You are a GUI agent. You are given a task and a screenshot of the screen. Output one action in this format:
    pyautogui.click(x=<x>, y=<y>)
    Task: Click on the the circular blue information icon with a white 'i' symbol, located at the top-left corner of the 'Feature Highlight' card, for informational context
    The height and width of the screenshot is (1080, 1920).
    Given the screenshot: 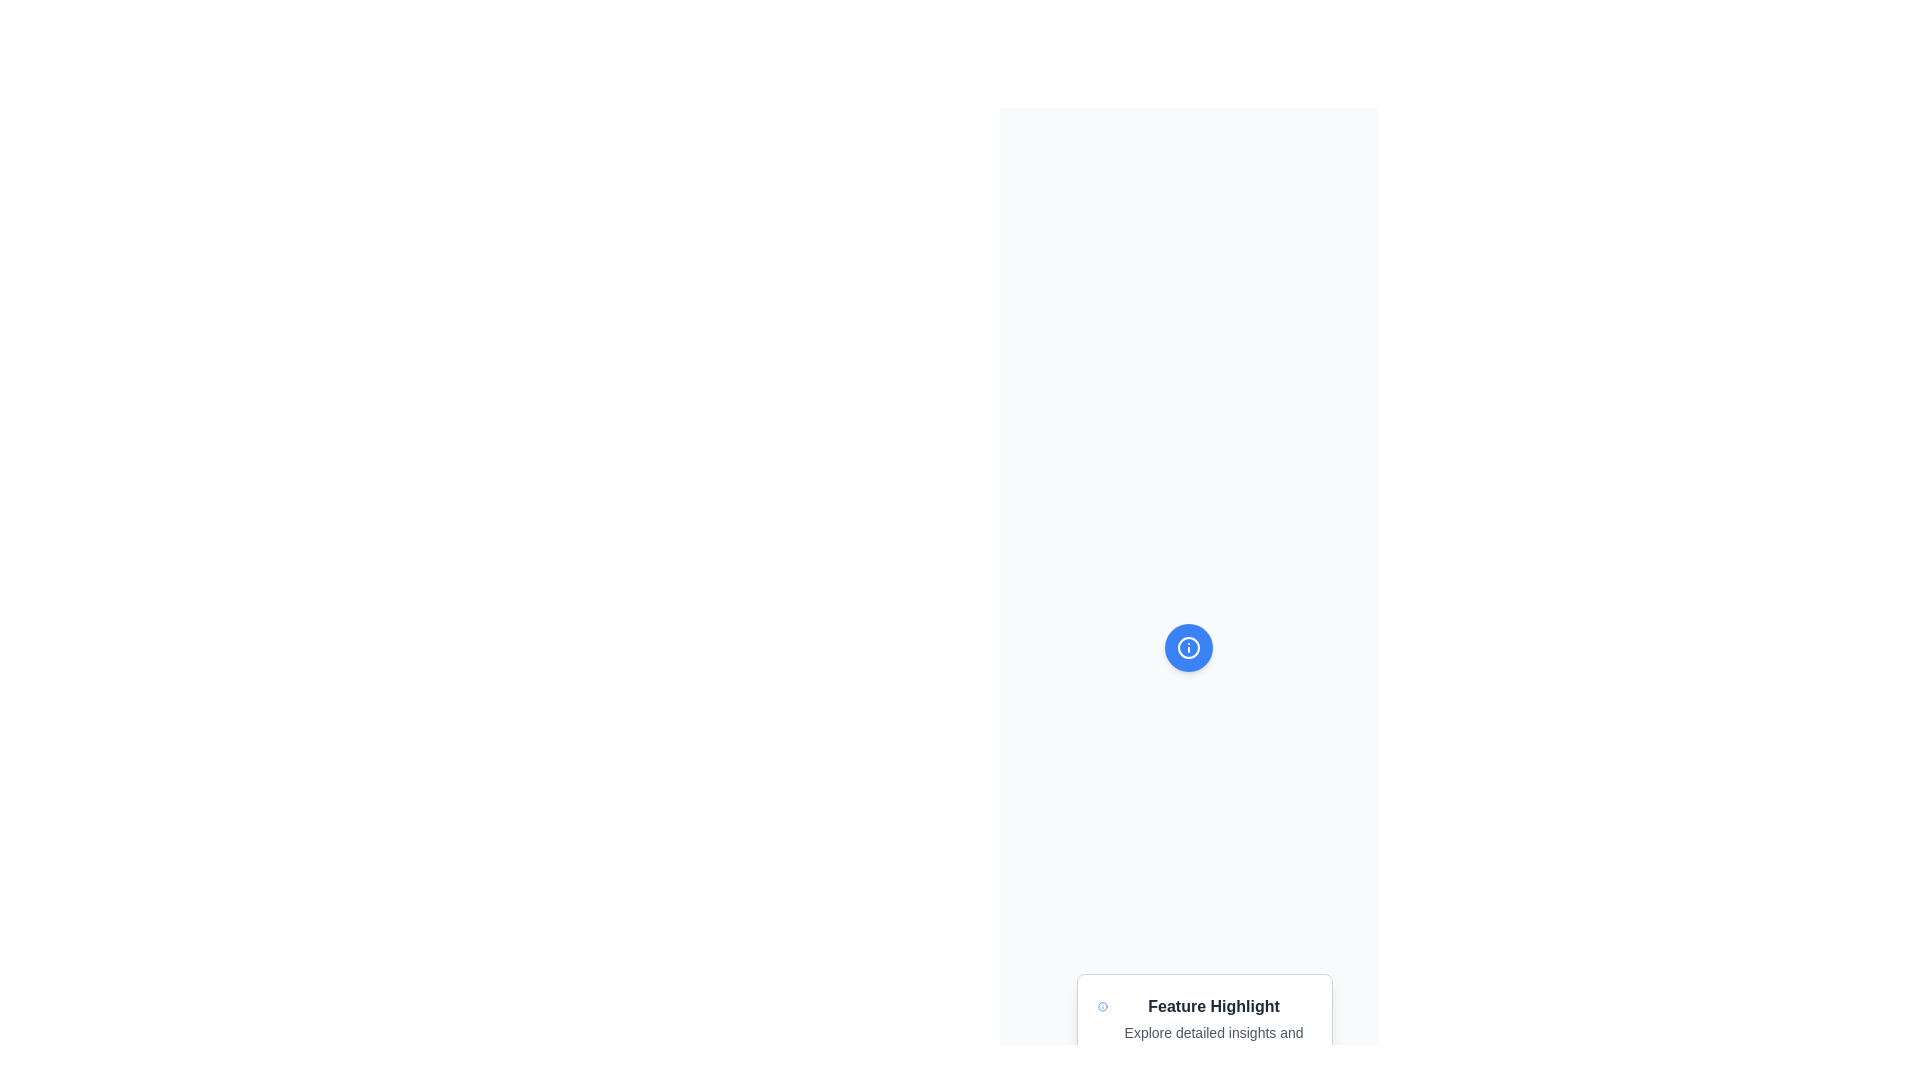 What is the action you would take?
    pyautogui.click(x=1102, y=1006)
    